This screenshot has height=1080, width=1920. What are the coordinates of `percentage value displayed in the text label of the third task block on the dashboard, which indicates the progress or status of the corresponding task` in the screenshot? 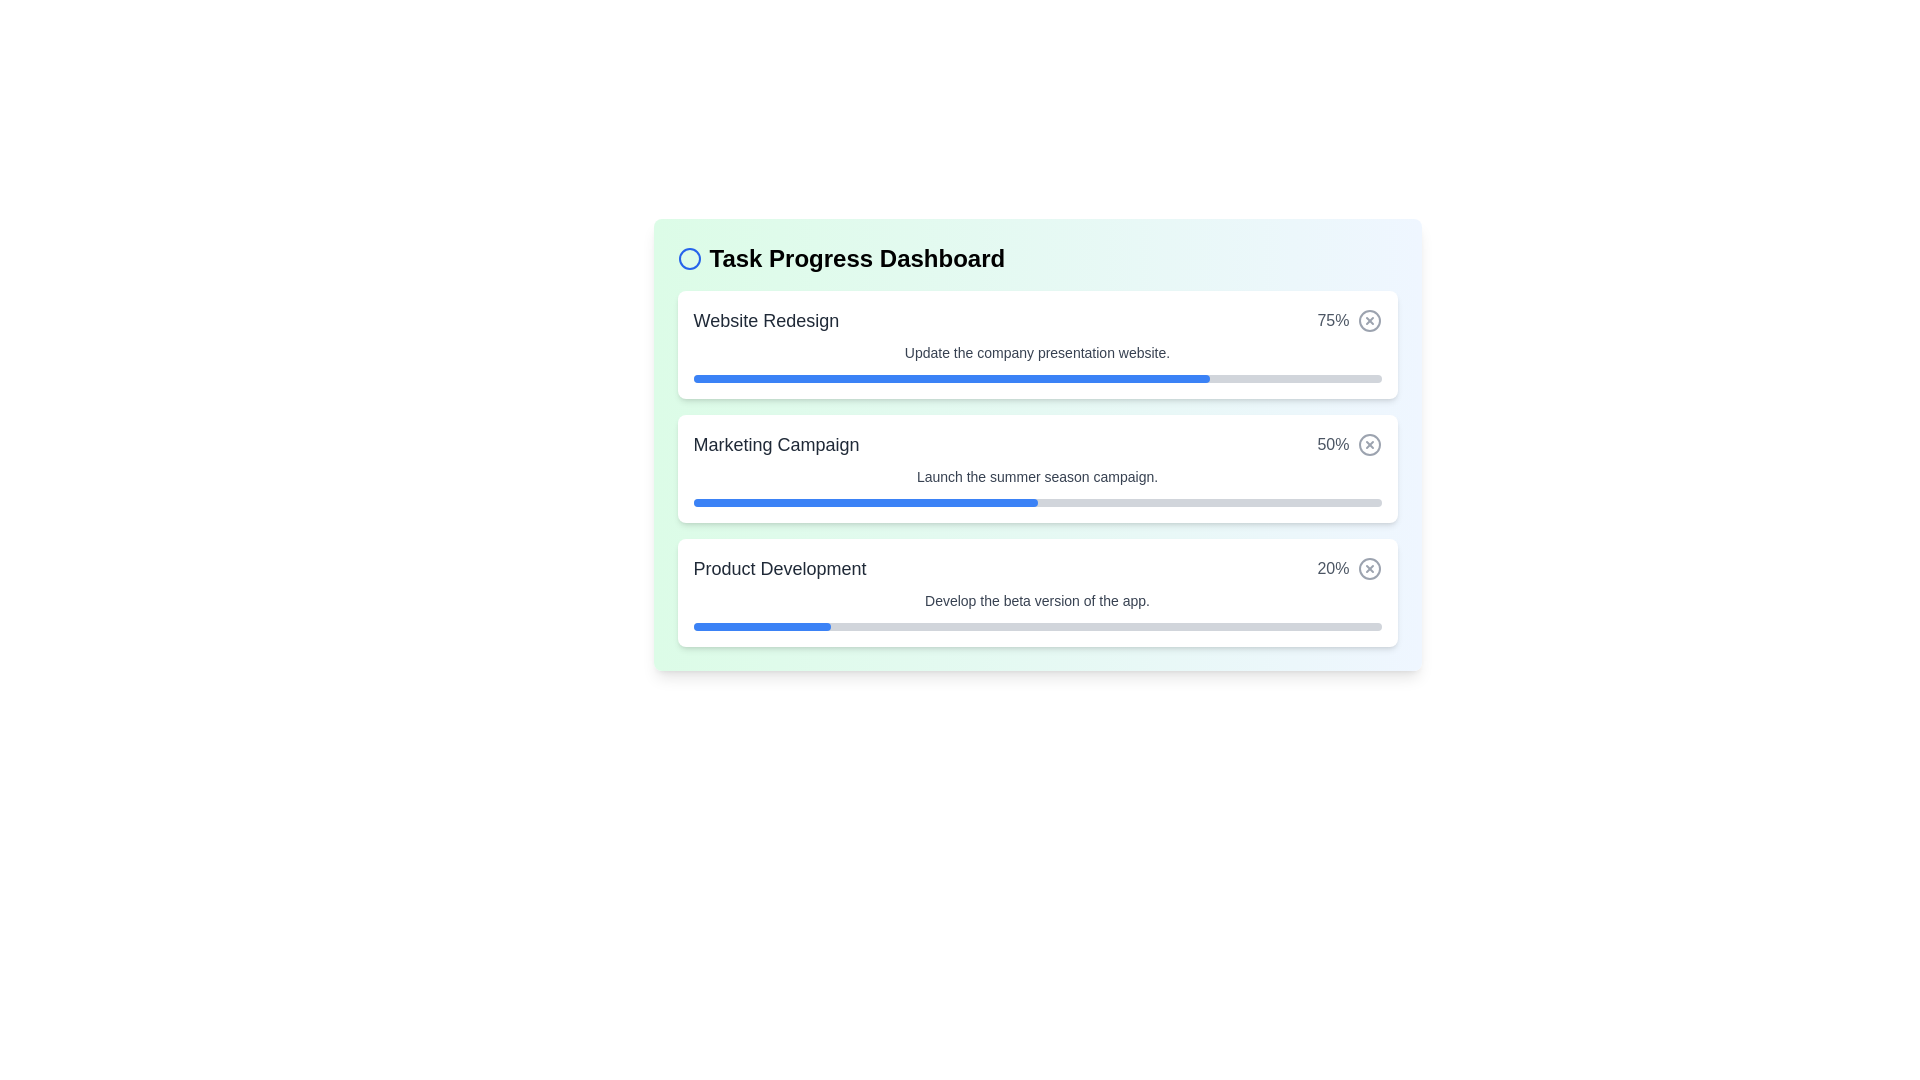 It's located at (1333, 569).